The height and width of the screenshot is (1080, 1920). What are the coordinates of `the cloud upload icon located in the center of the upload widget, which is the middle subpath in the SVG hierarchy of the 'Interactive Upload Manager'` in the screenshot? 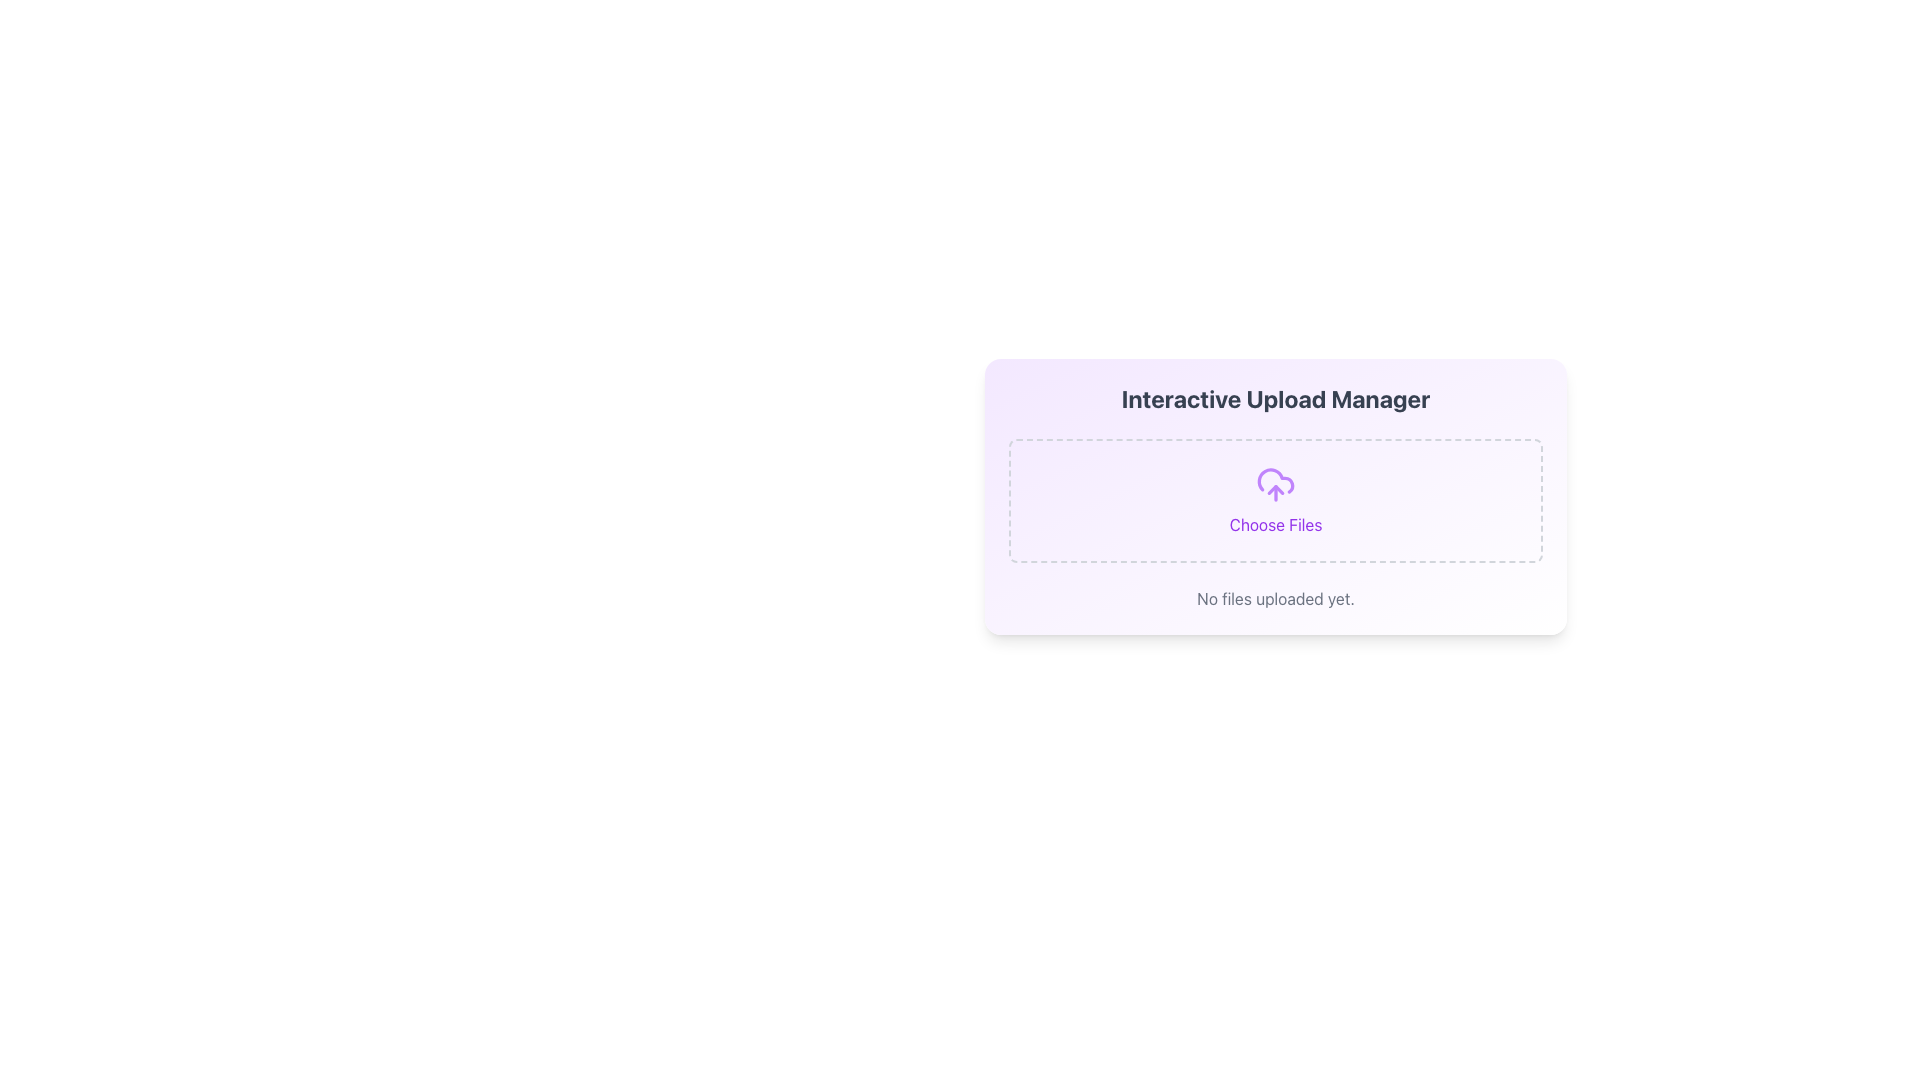 It's located at (1275, 481).